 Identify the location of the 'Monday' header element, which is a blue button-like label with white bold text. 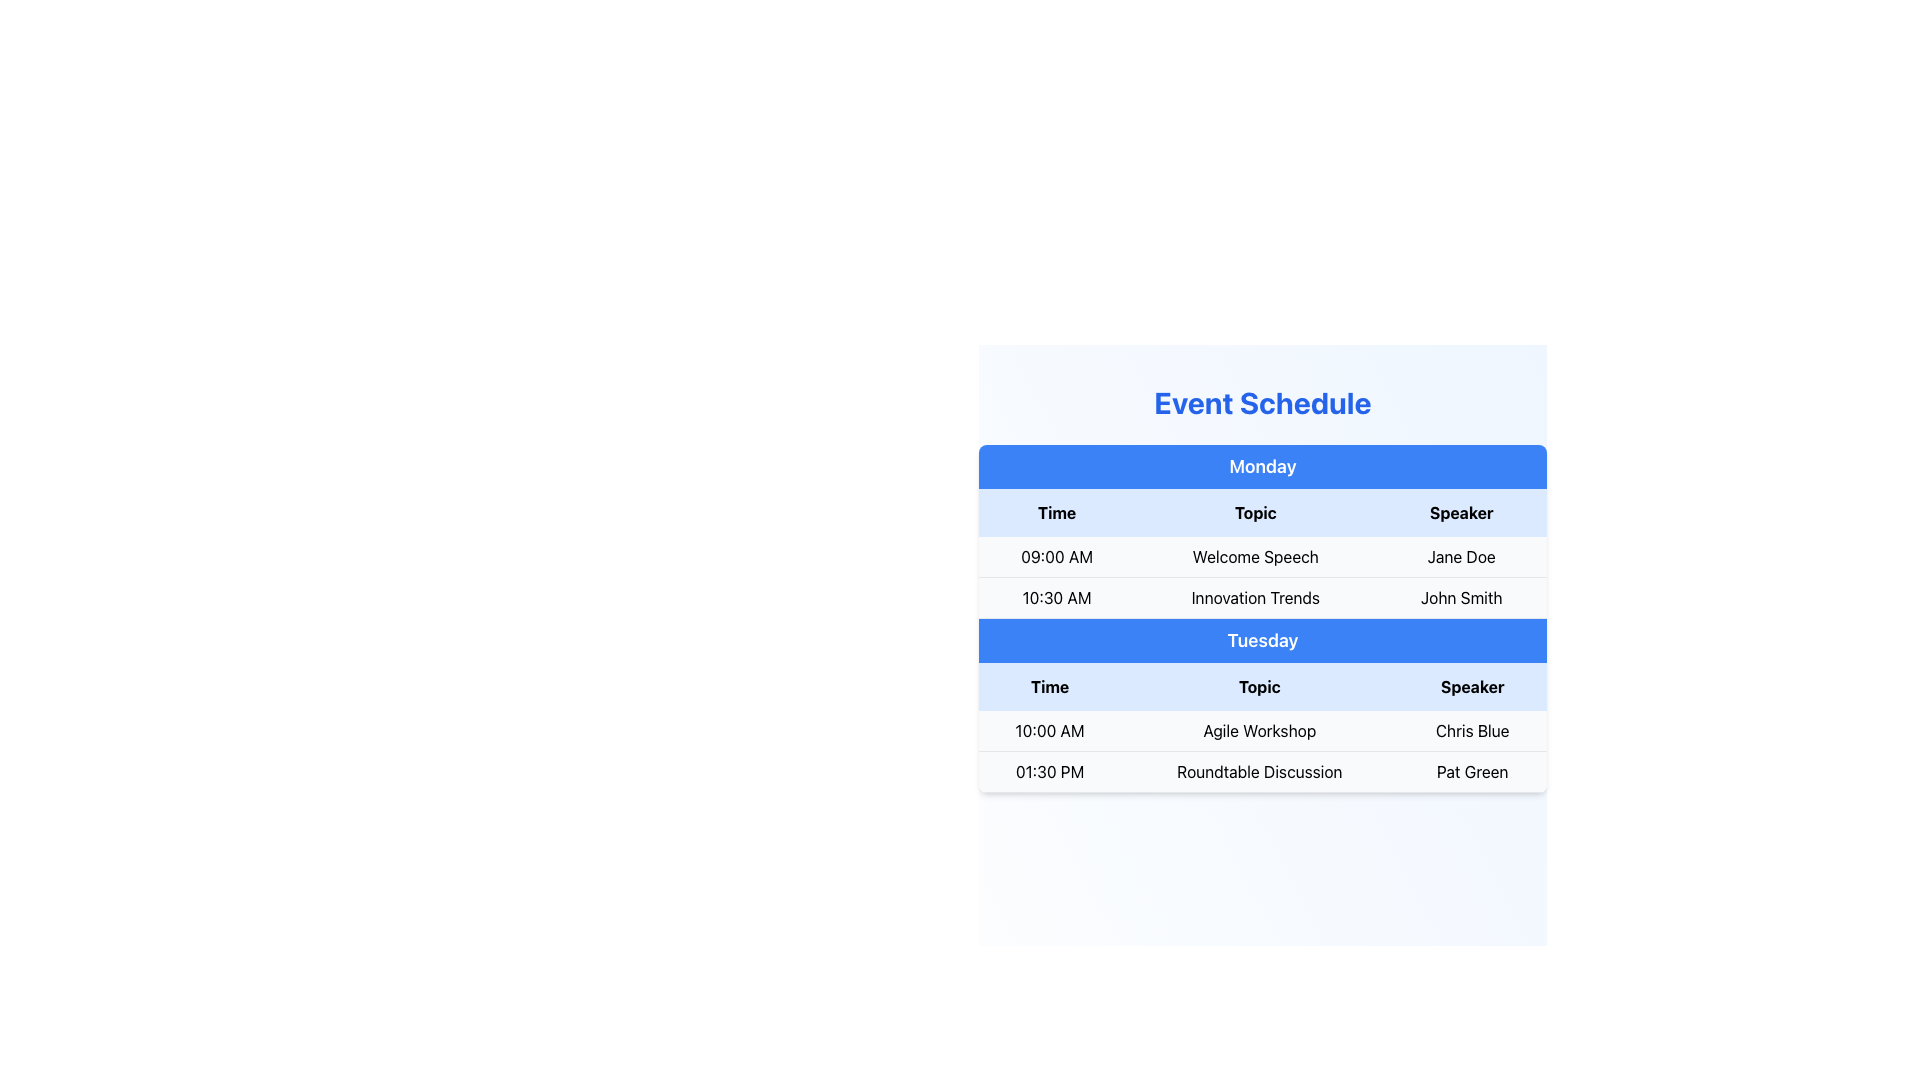
(1261, 466).